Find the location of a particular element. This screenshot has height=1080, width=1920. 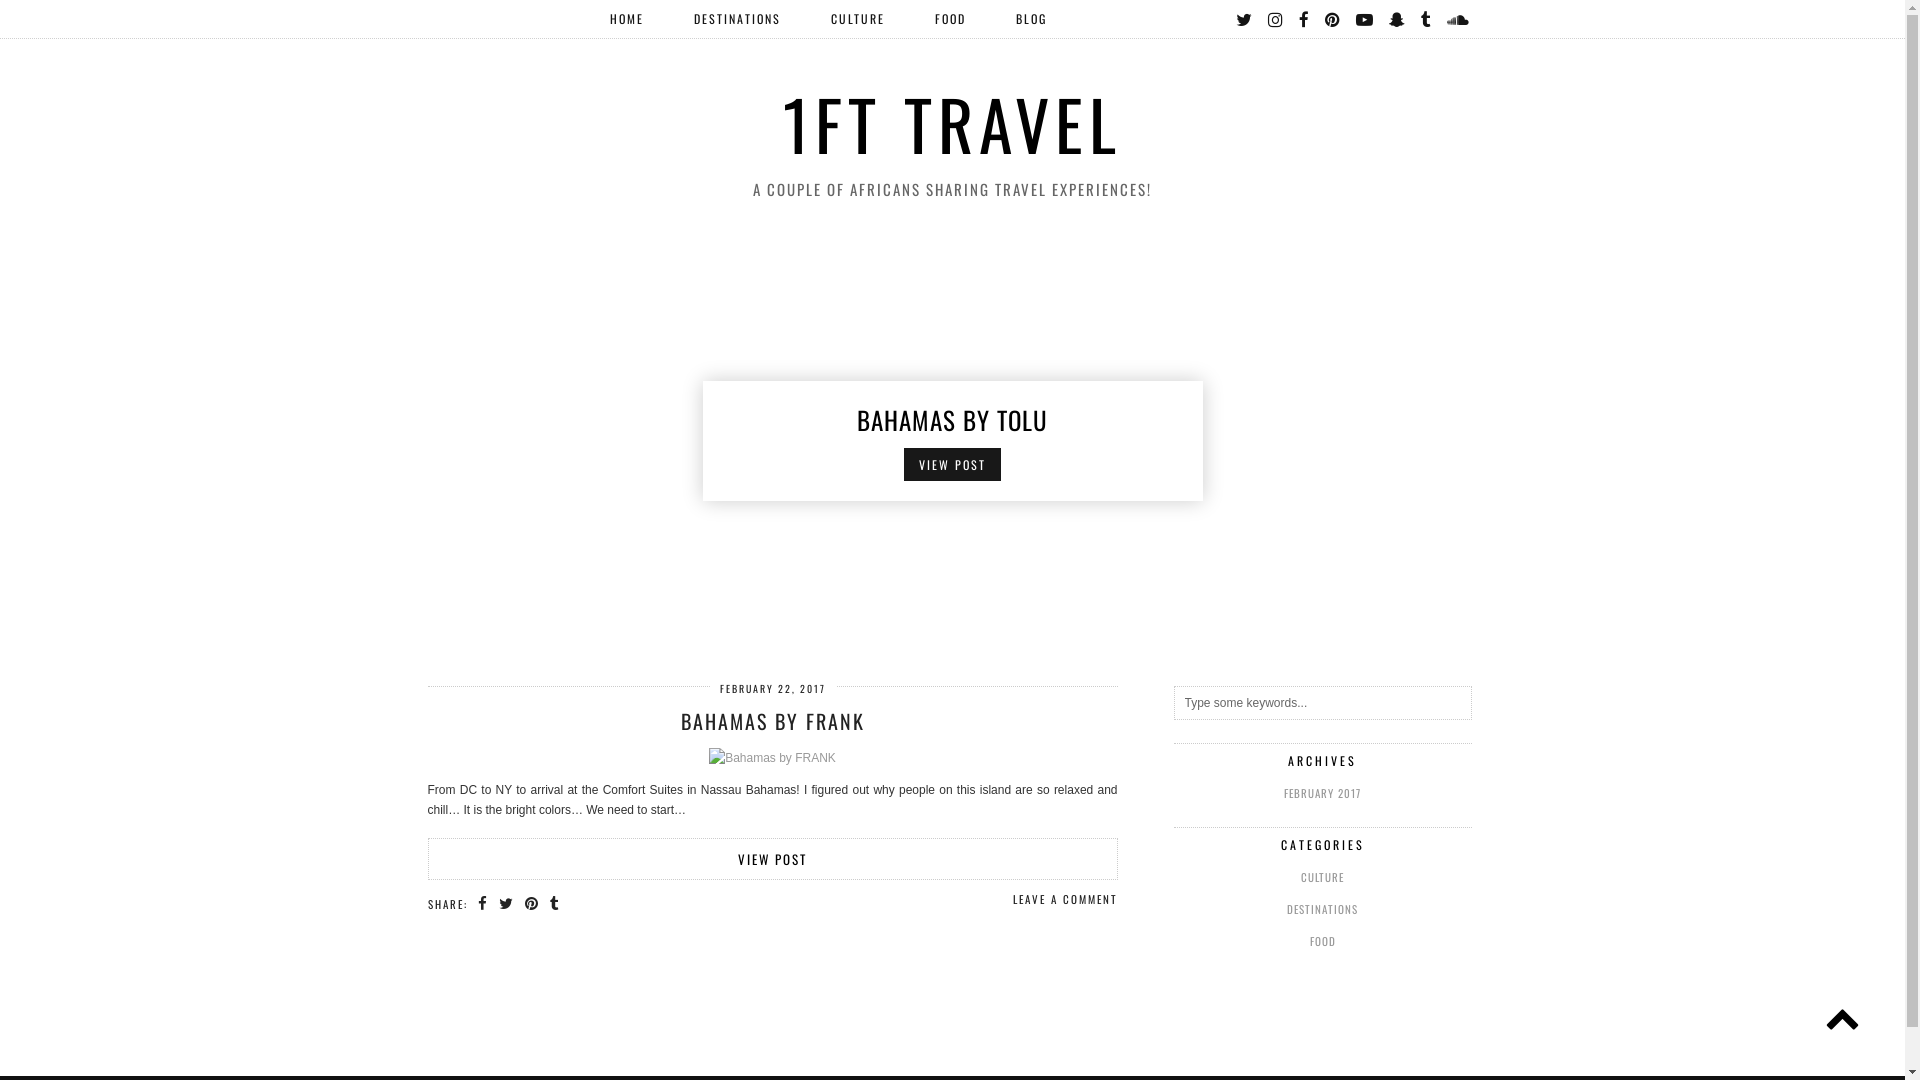

'1FT TRAVEL' is located at coordinates (951, 123).